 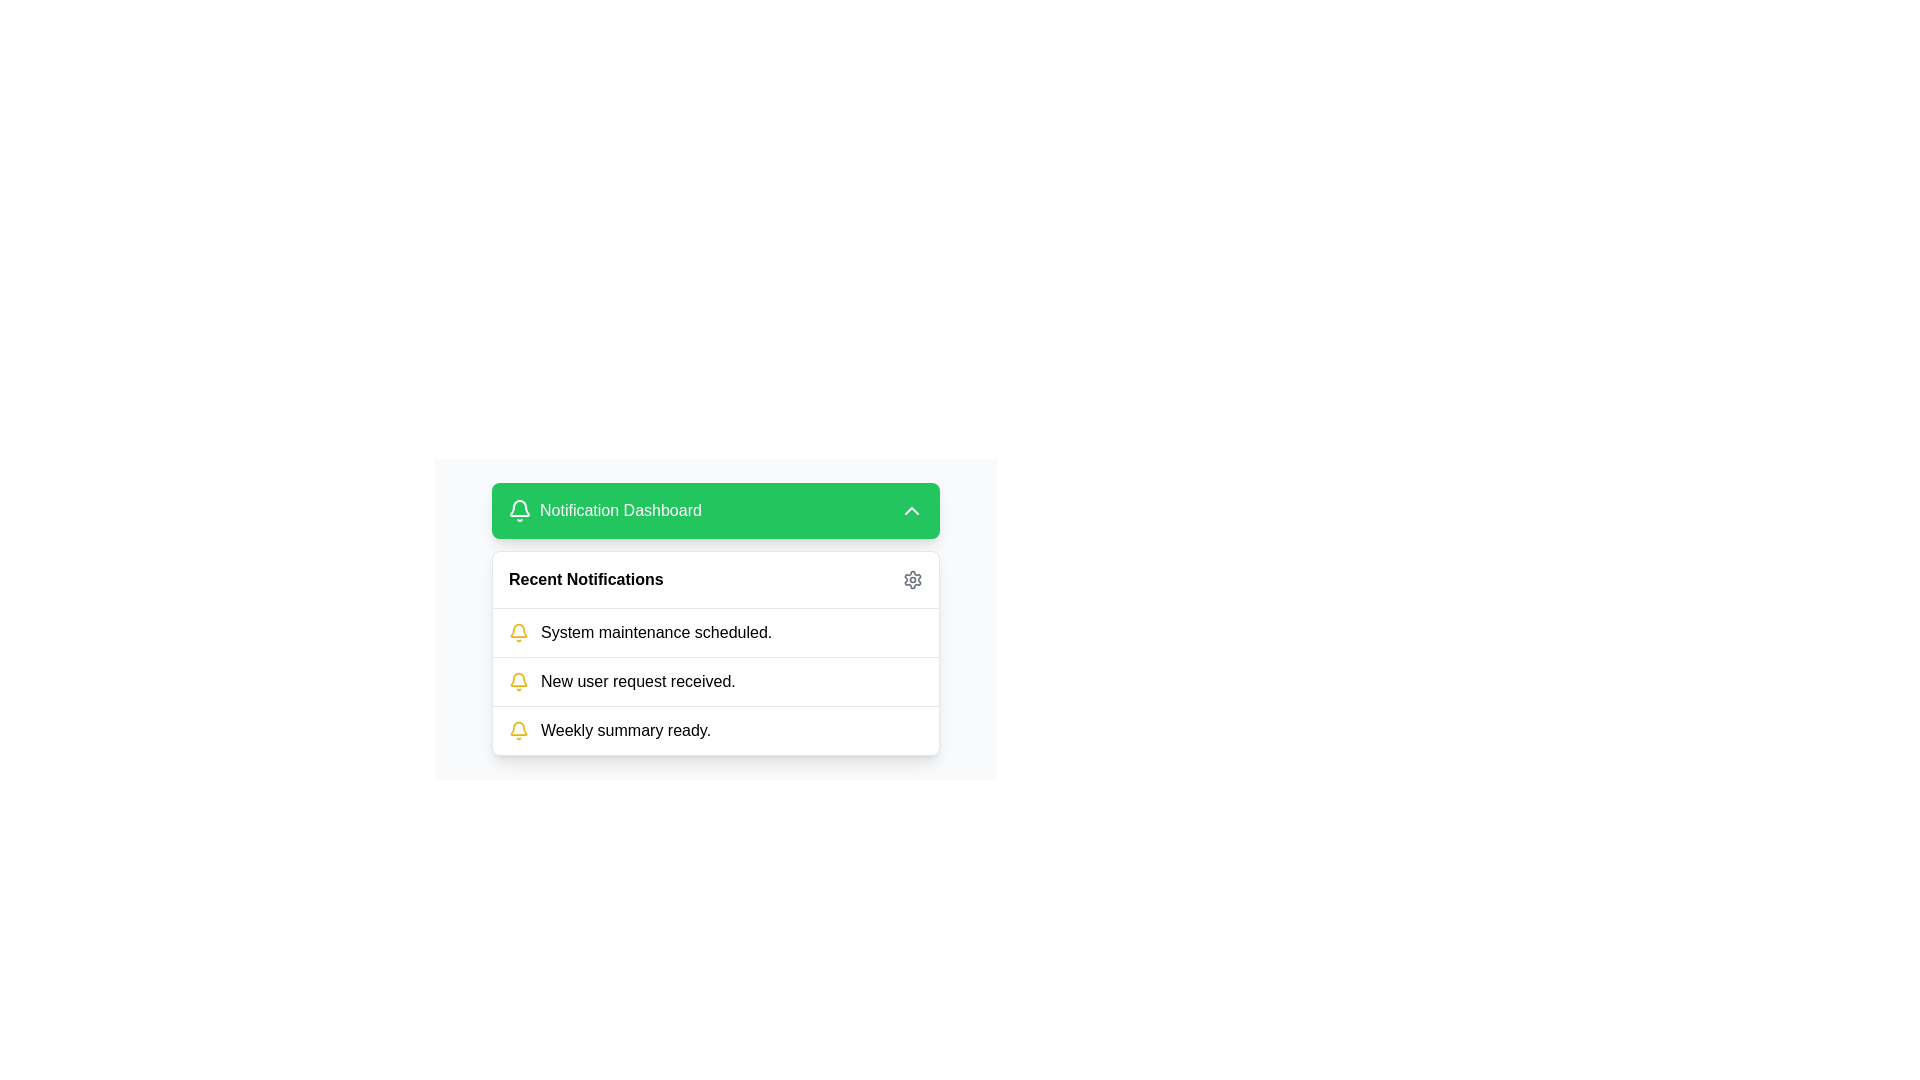 What do you see at coordinates (911, 579) in the screenshot?
I see `the settings icon in the 'Recent Notifications' header` at bounding box center [911, 579].